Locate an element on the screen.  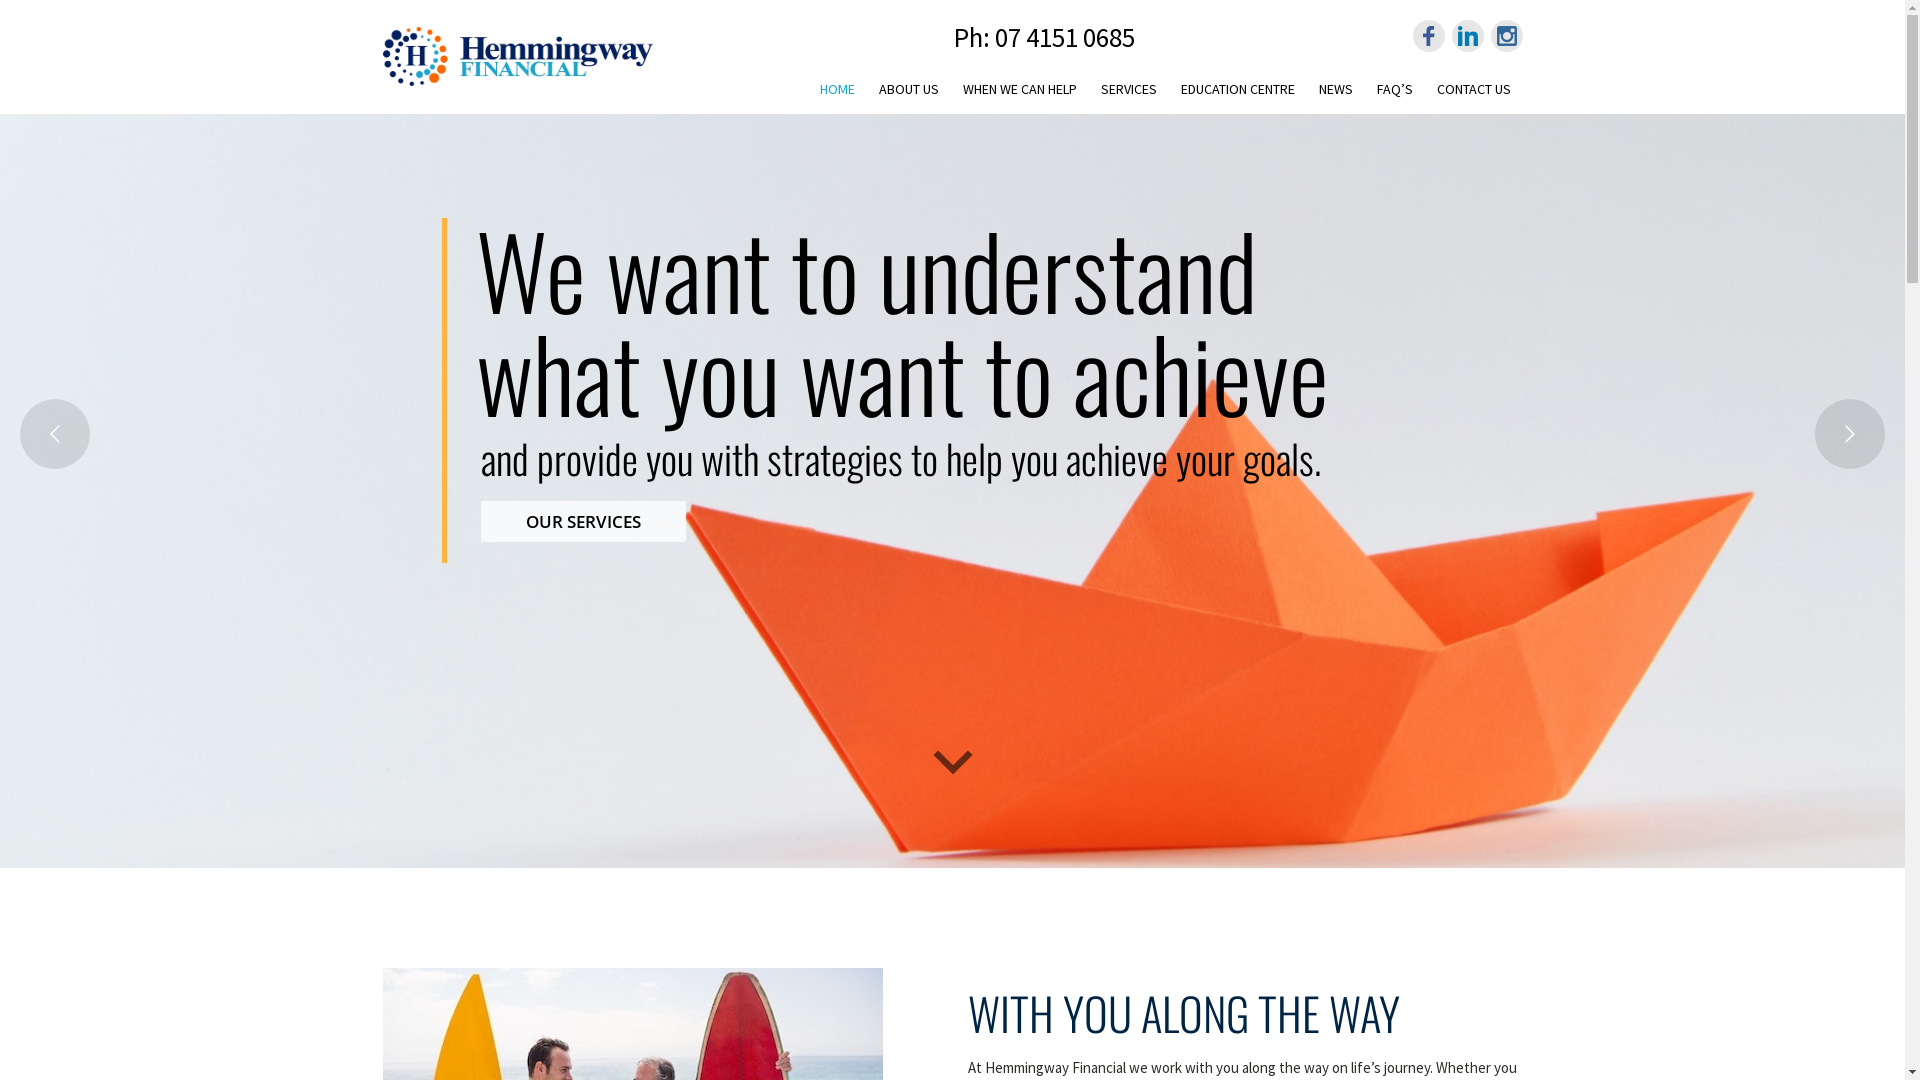
'NEWS' is located at coordinates (1334, 84).